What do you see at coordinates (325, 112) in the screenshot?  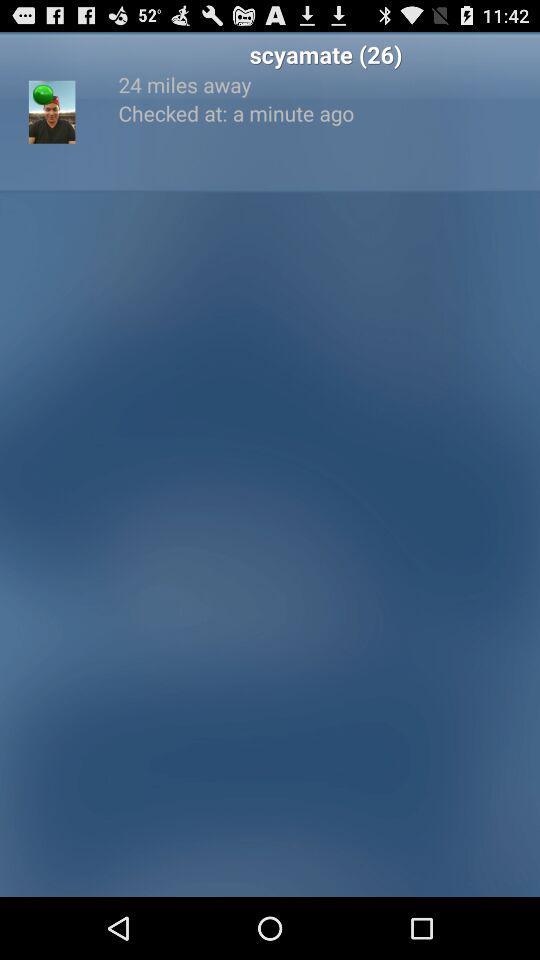 I see `checked at a app` at bounding box center [325, 112].